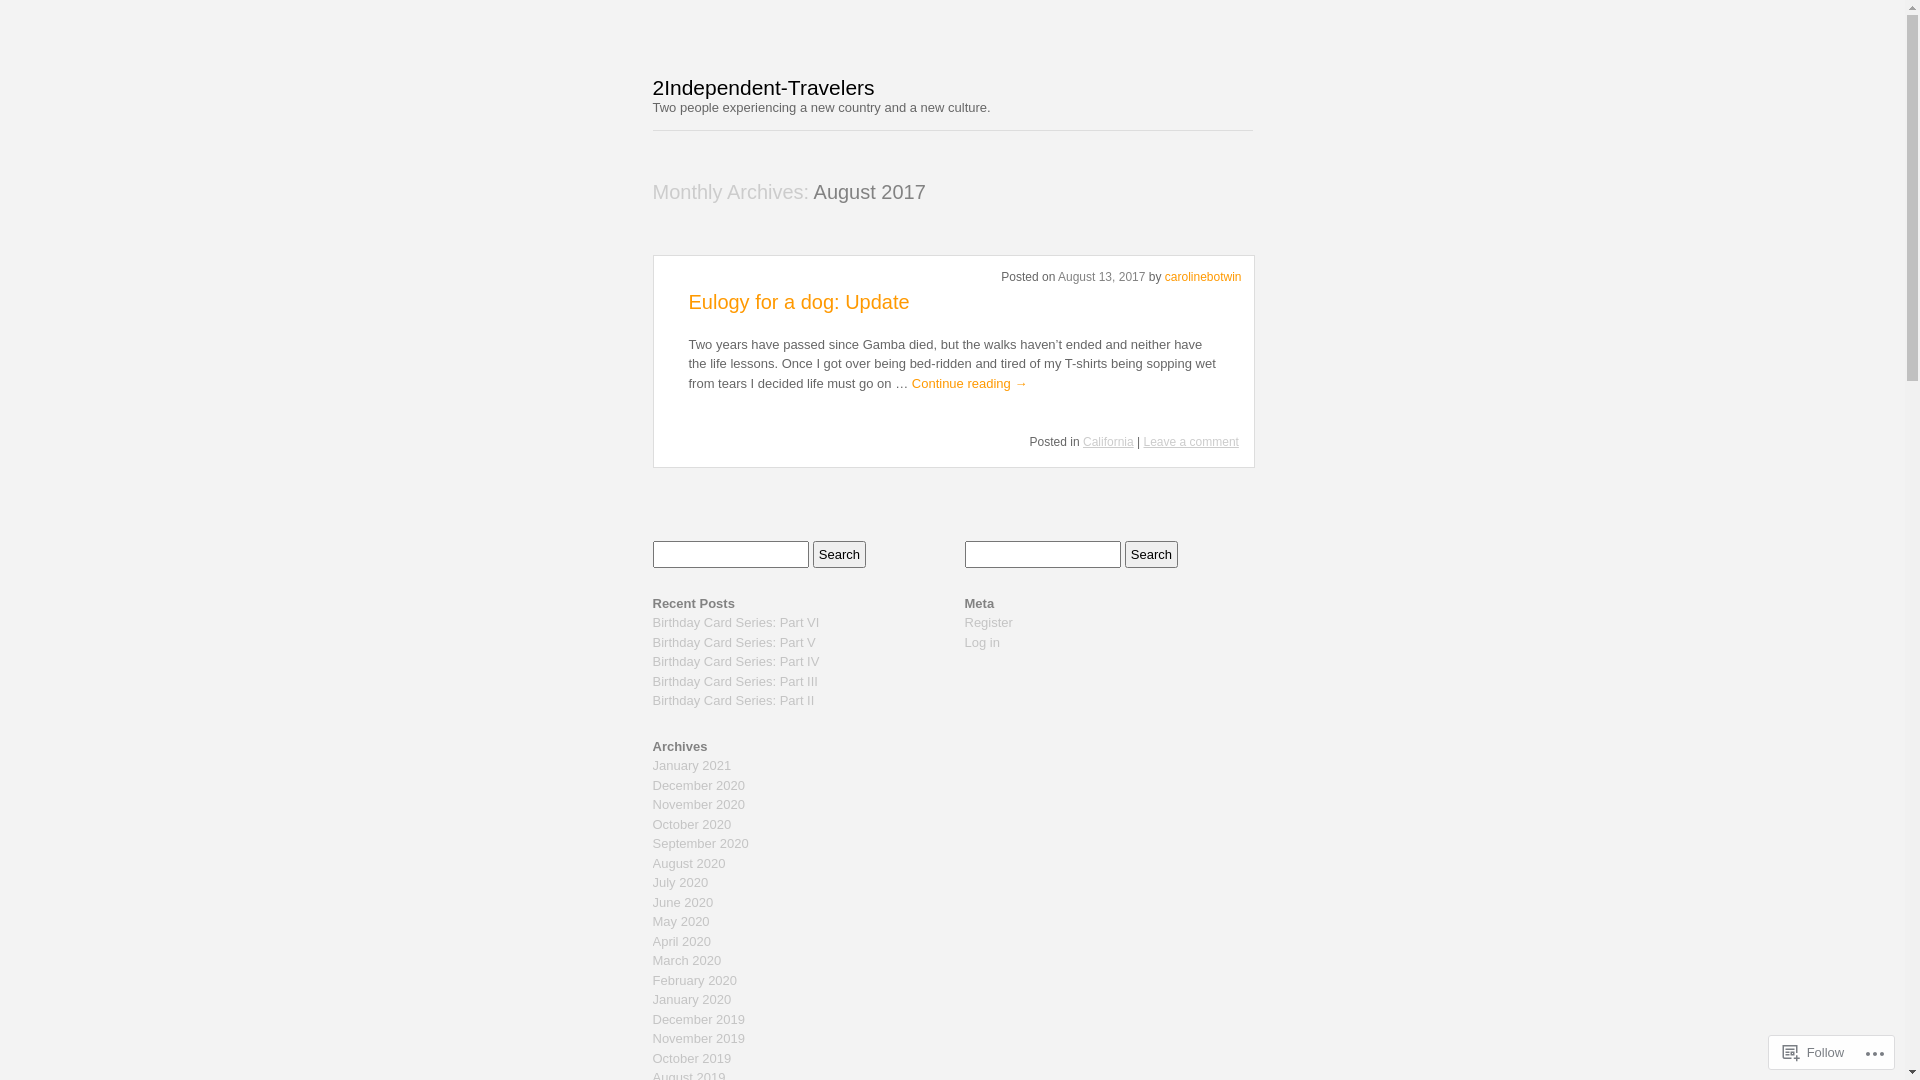 Image resolution: width=1920 pixels, height=1080 pixels. What do you see at coordinates (691, 1057) in the screenshot?
I see `'October 2019'` at bounding box center [691, 1057].